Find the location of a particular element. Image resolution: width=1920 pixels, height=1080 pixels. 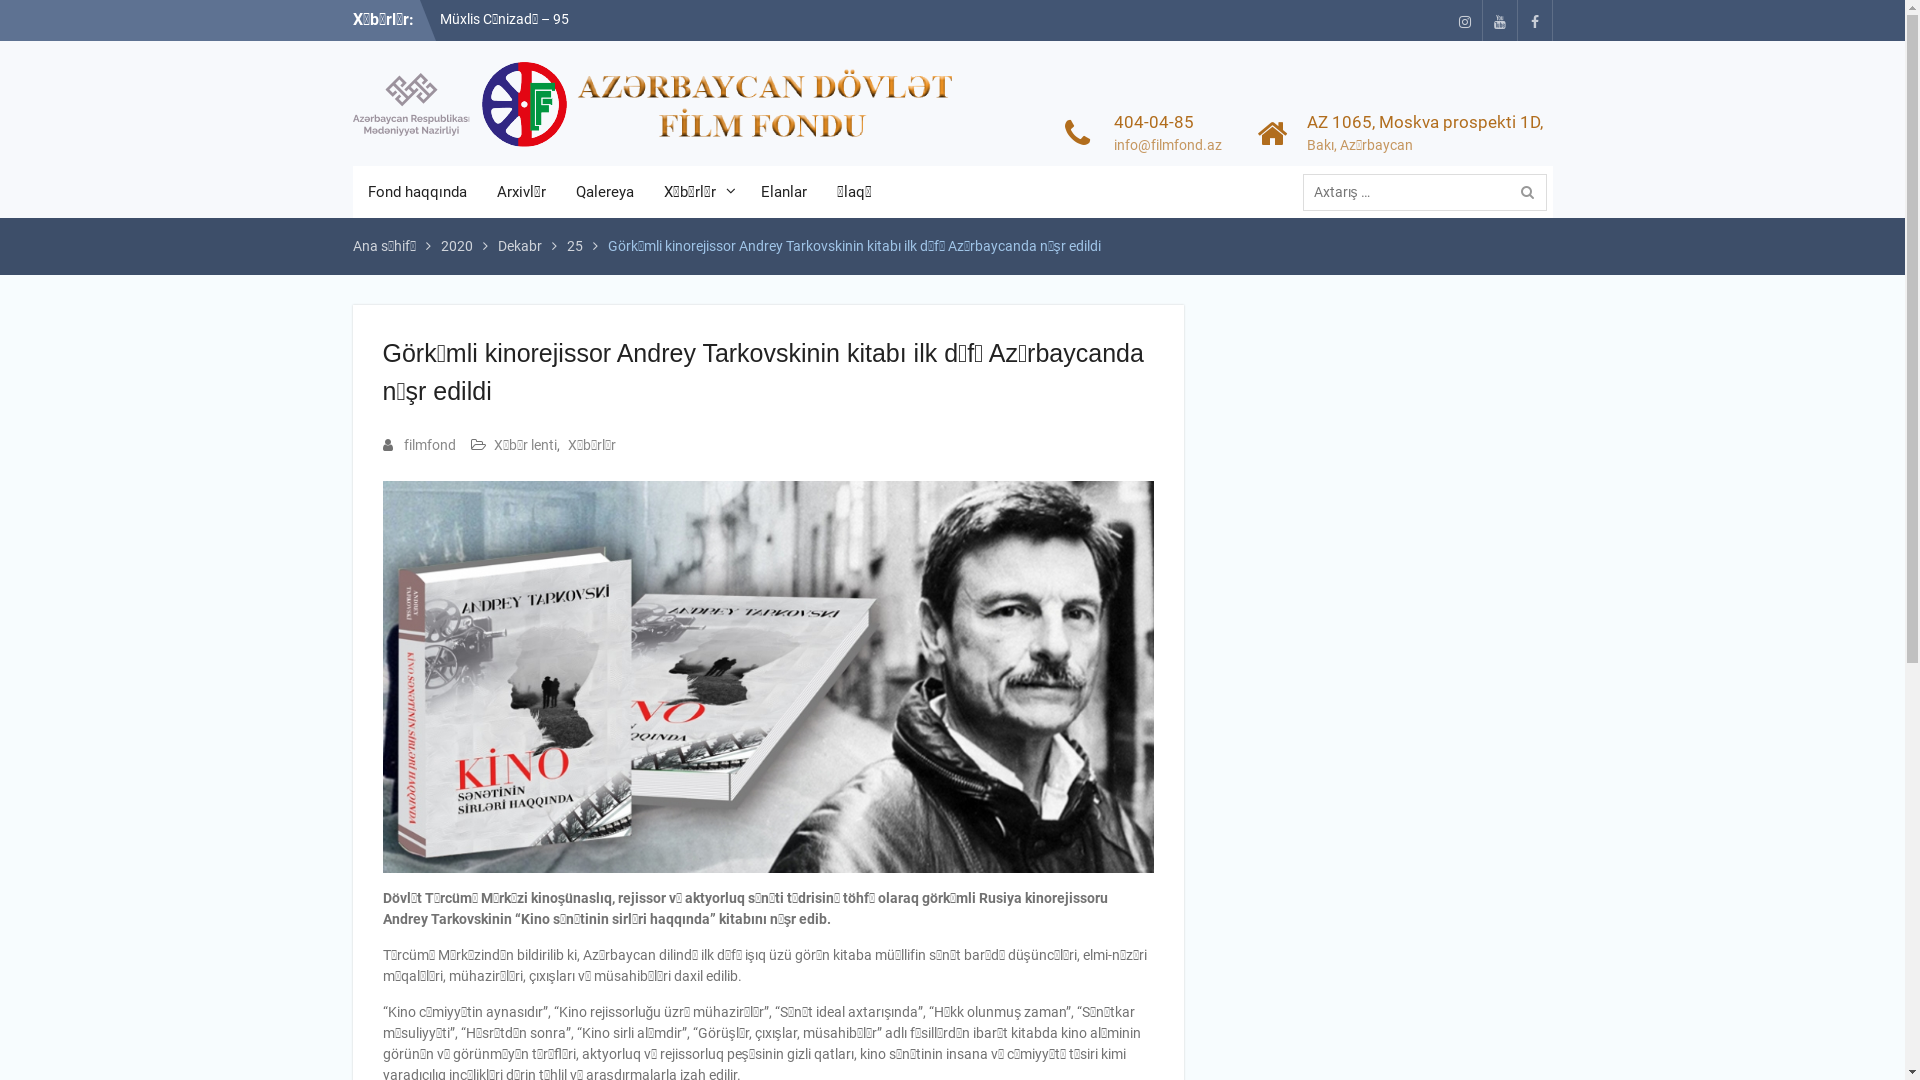

'25' is located at coordinates (573, 245).